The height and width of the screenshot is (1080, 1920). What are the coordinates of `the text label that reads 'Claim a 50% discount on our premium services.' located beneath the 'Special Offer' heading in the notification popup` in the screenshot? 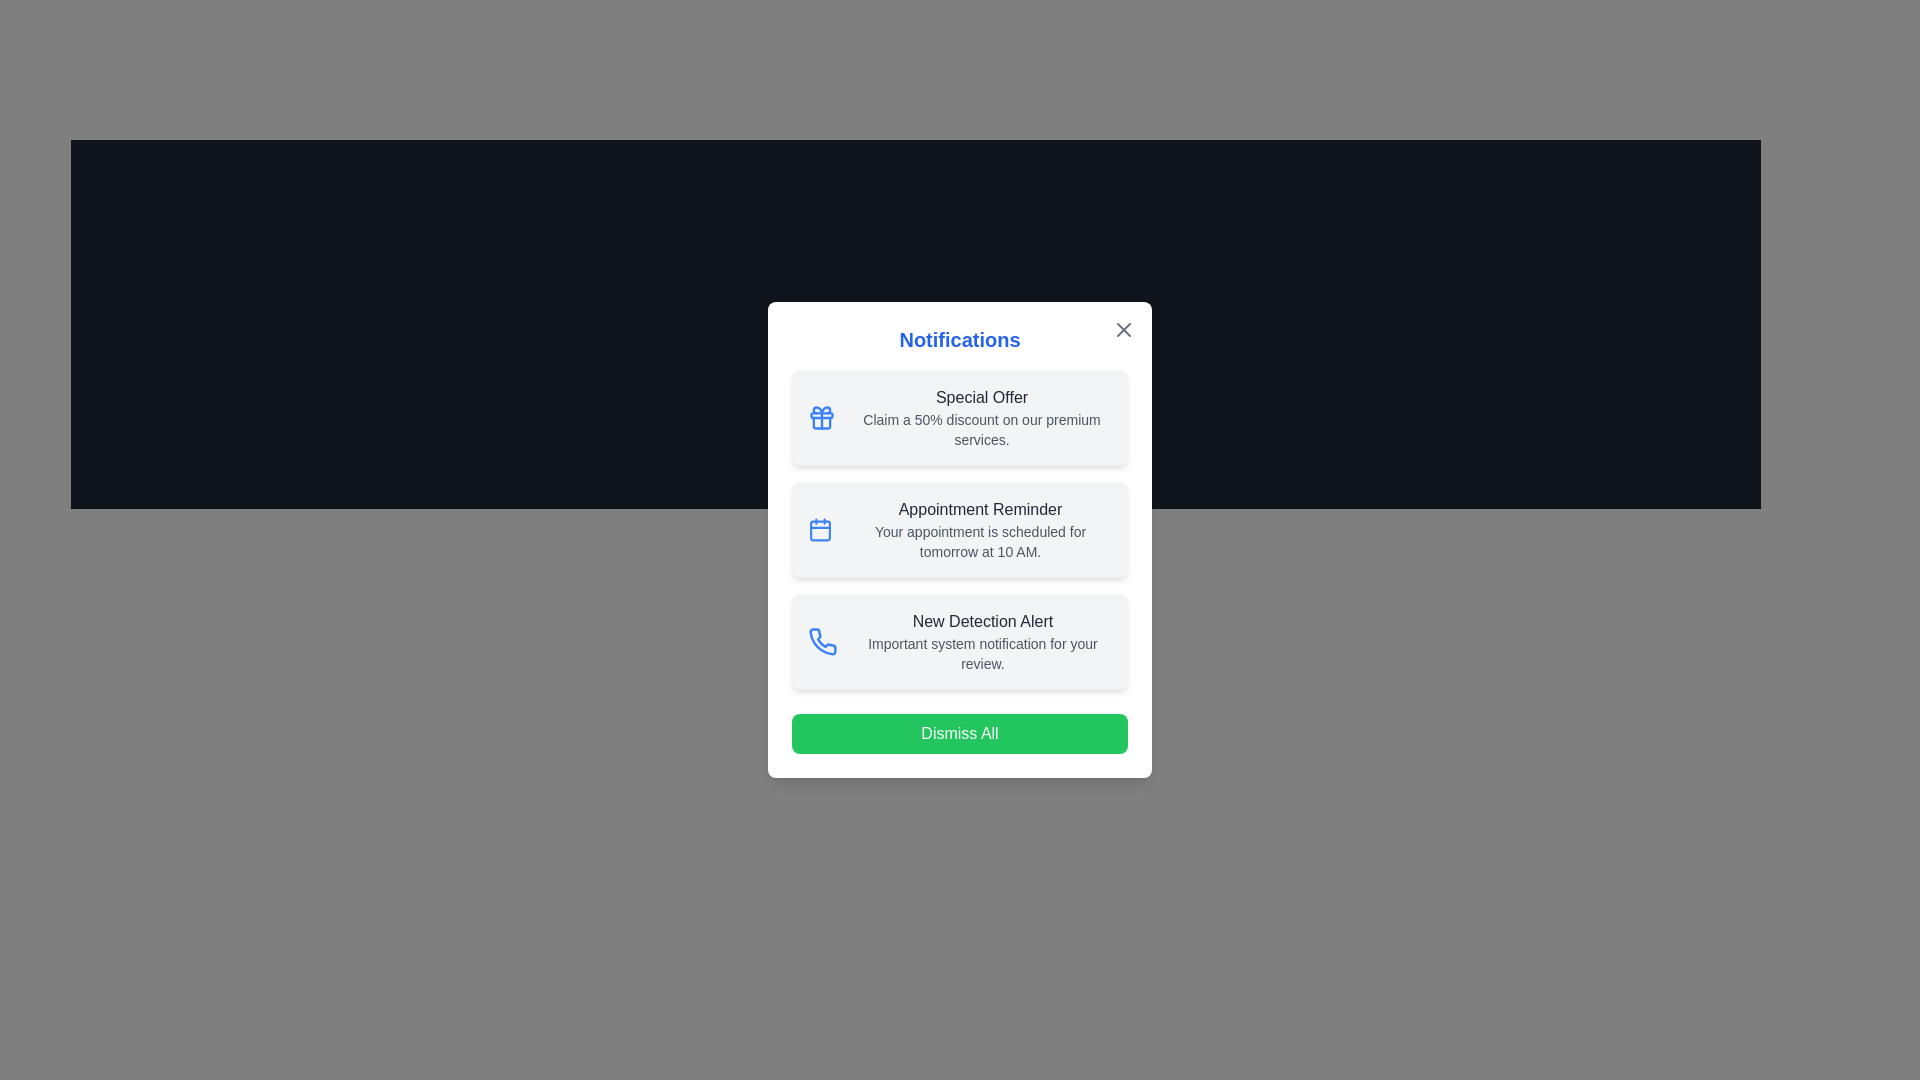 It's located at (982, 428).